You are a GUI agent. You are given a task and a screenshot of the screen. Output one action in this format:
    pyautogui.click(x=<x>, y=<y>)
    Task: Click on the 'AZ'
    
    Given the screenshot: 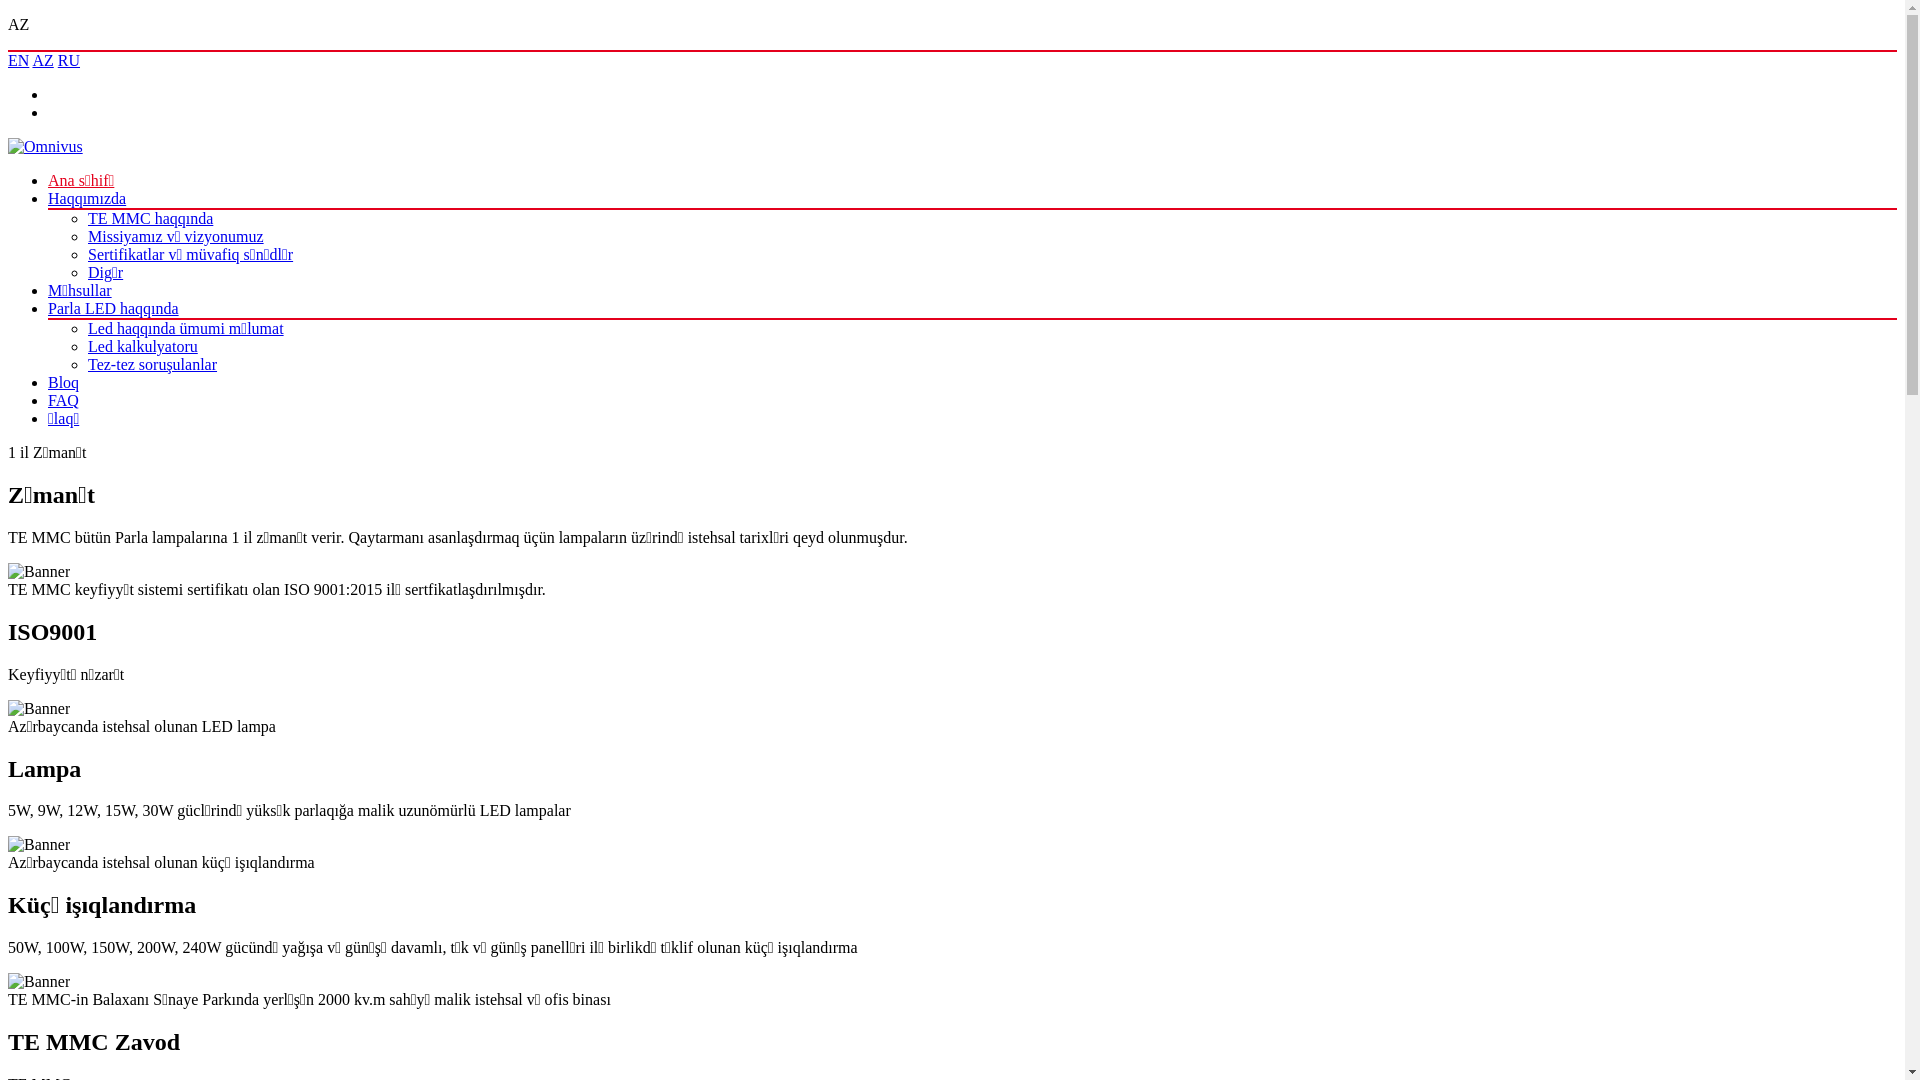 What is the action you would take?
    pyautogui.click(x=32, y=59)
    